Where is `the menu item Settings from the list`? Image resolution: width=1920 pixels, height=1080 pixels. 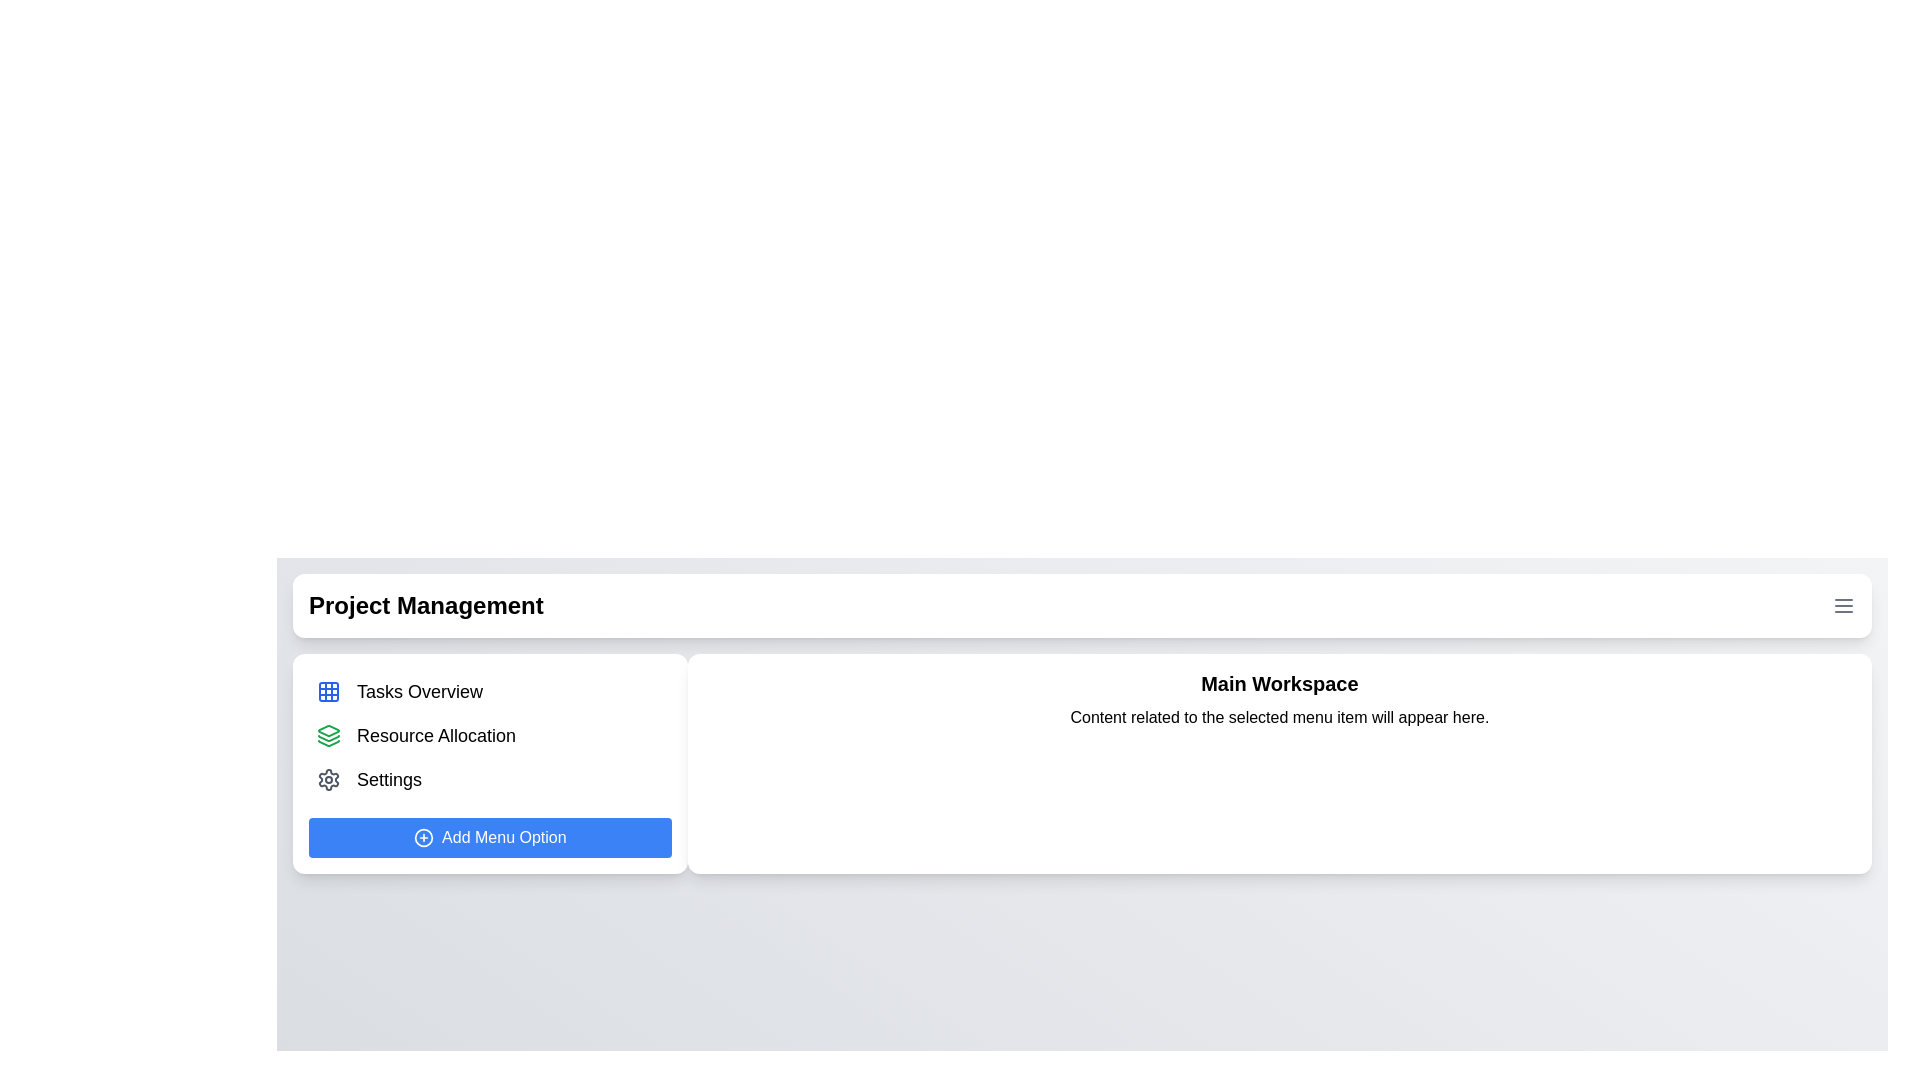
the menu item Settings from the list is located at coordinates (490, 778).